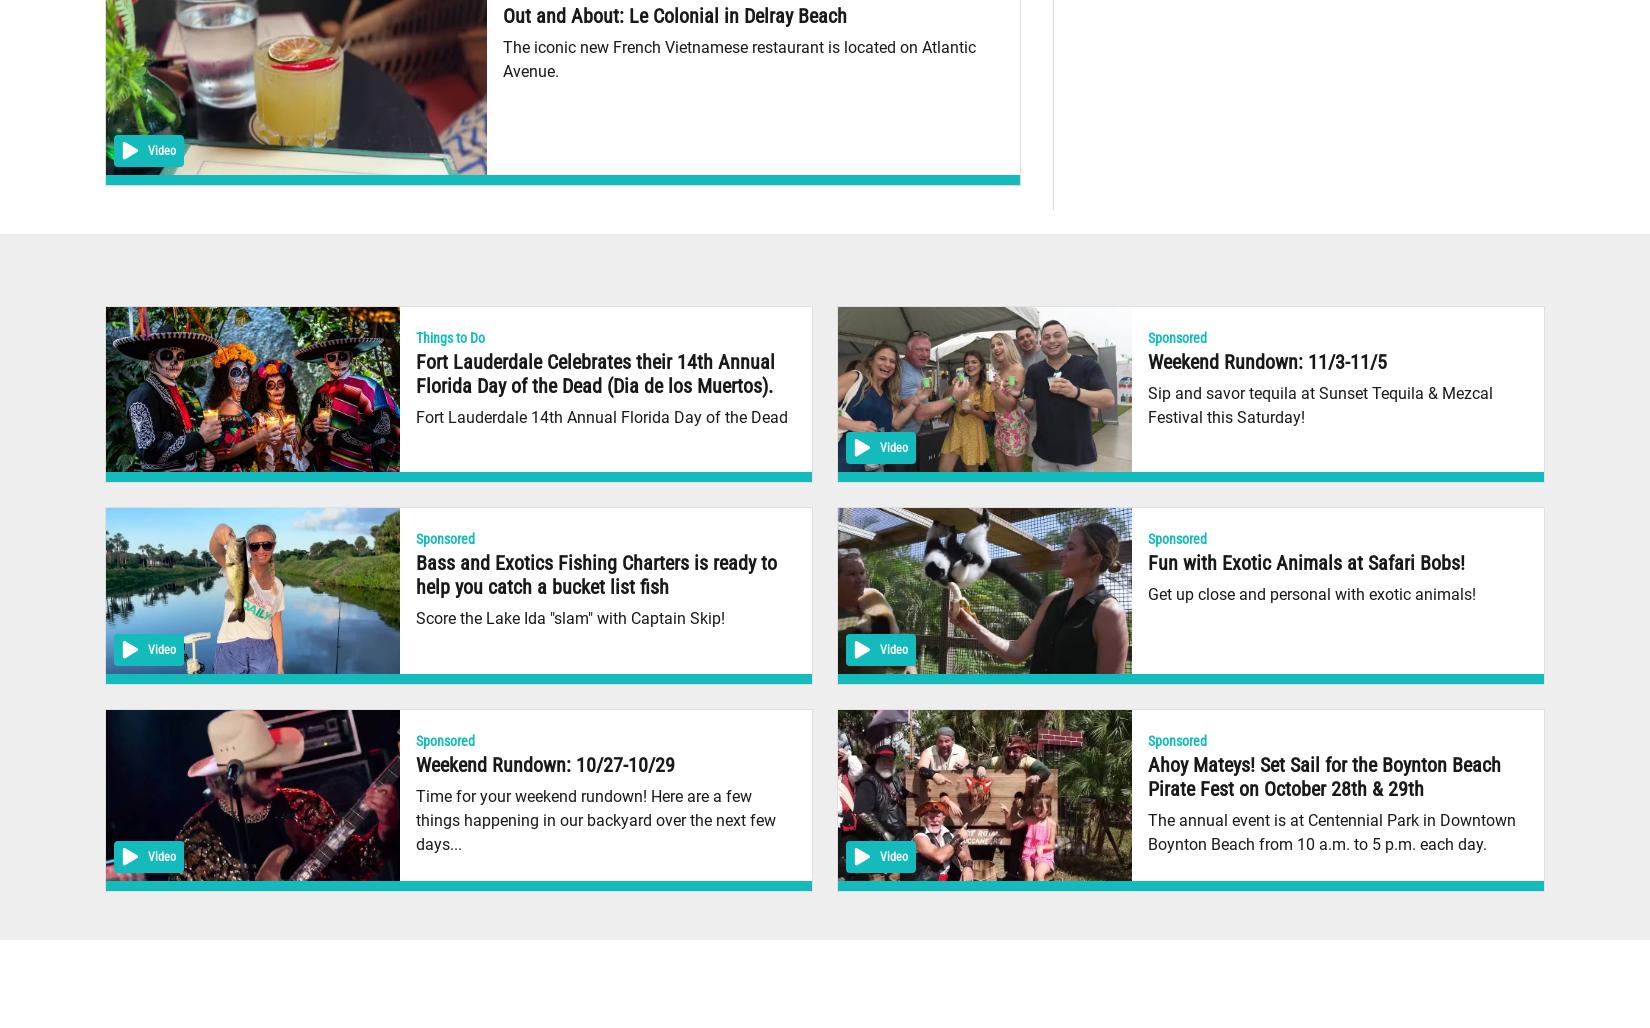  I want to click on 'Out and About: Le Colonial in Delray Beach', so click(673, 15).